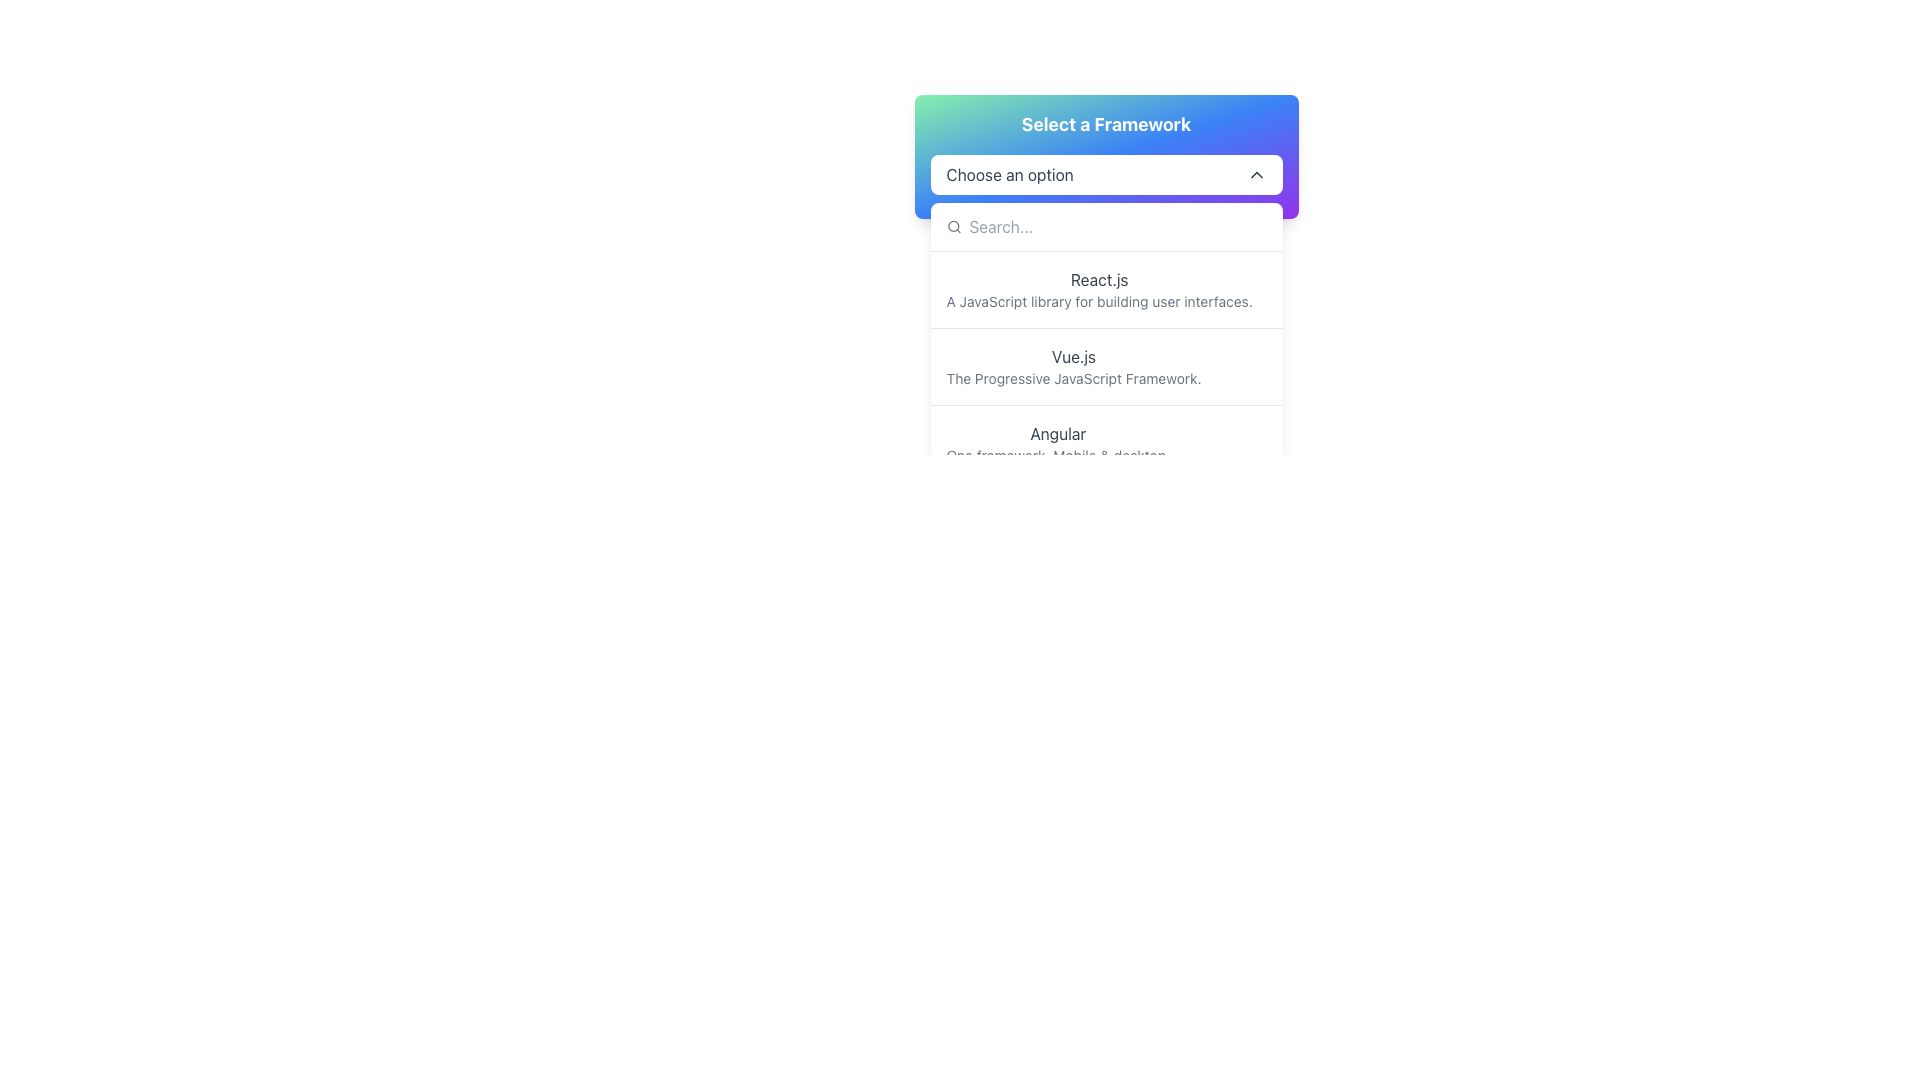 This screenshot has height=1080, width=1920. I want to click on the SVG circle element that visually represents the glass of the magnifying glass in the search icon, located to the left of the search input field, so click(952, 225).